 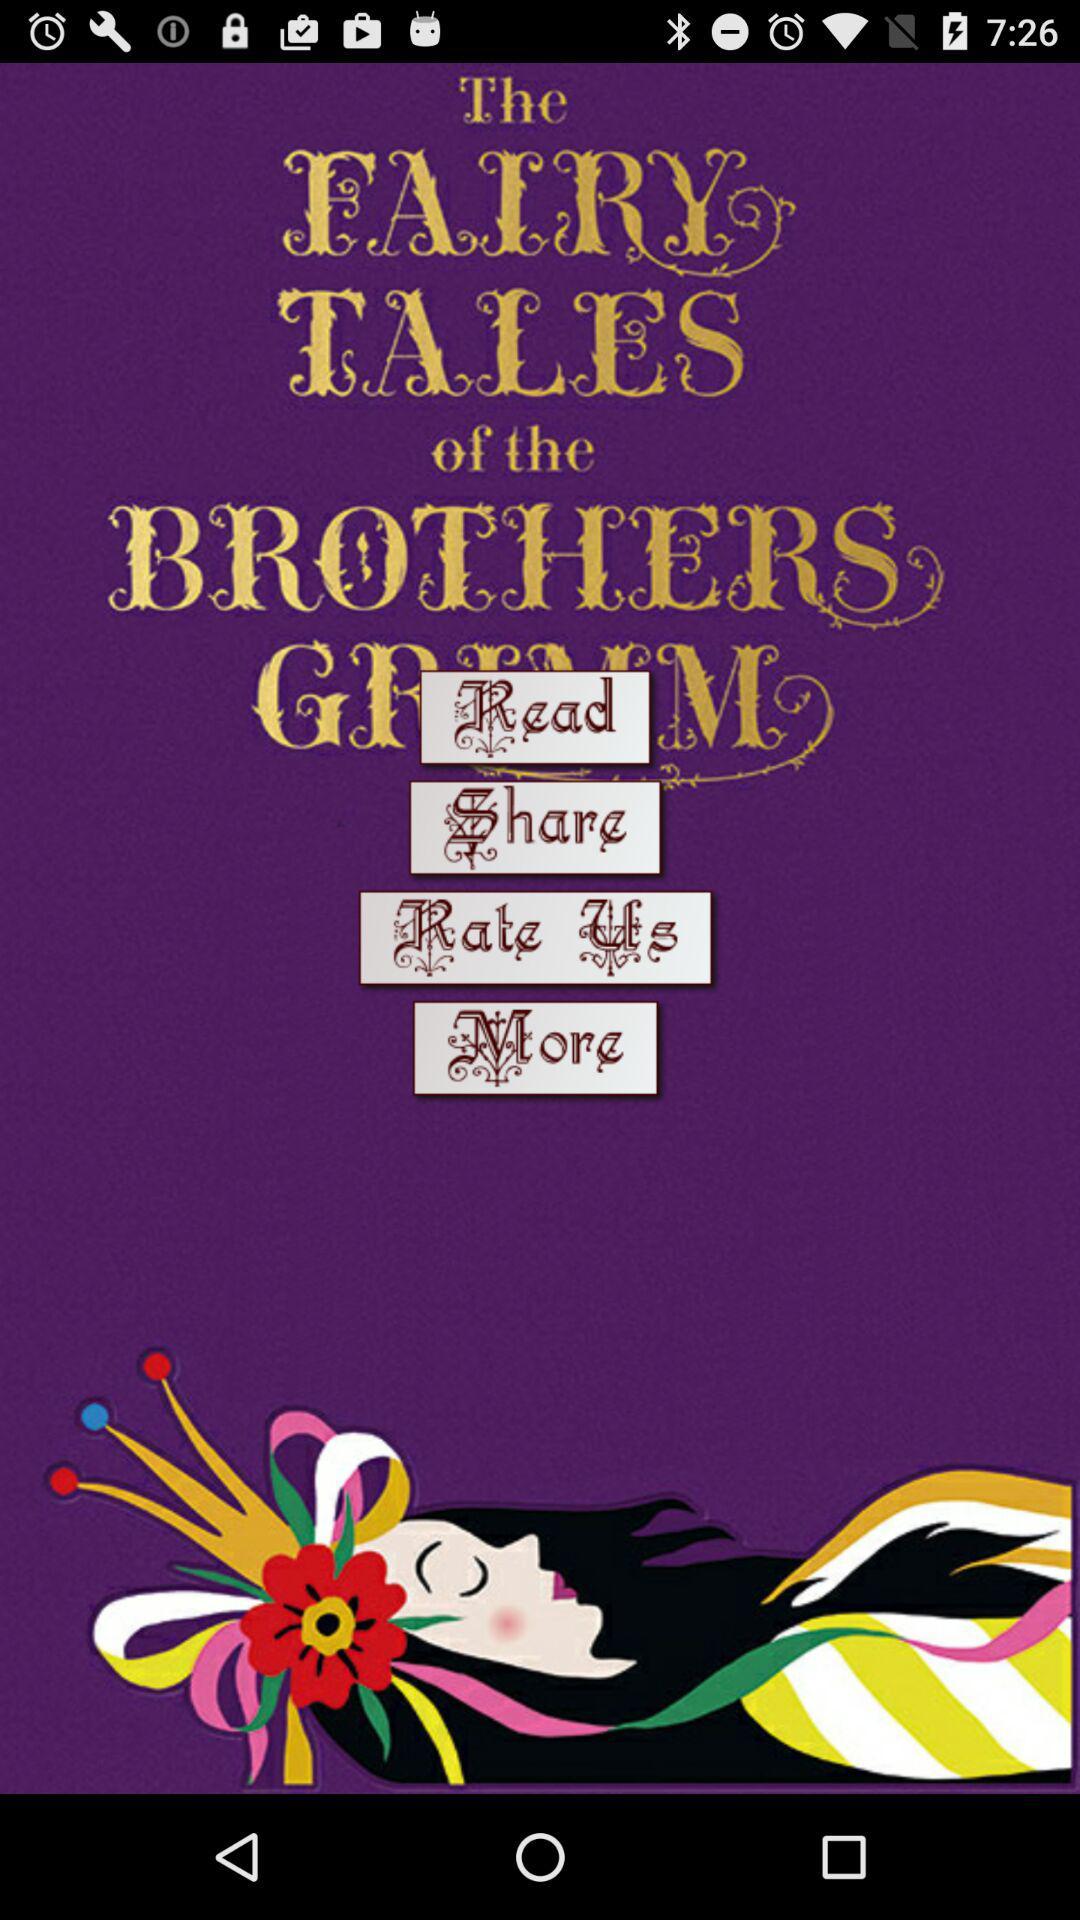 I want to click on to know more, so click(x=540, y=1051).